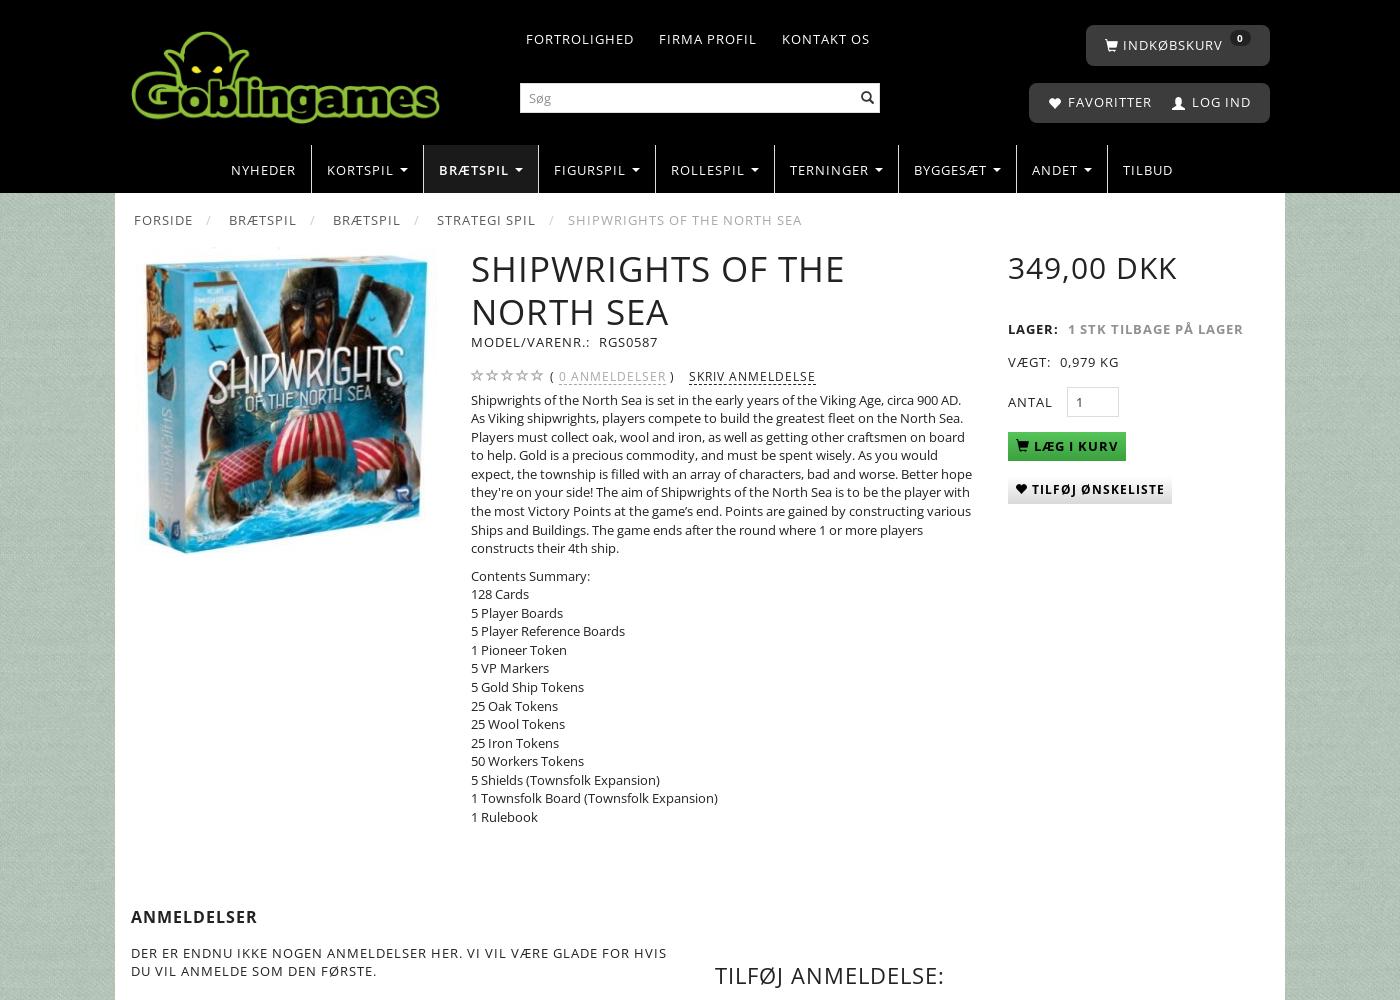  Describe the element at coordinates (163, 218) in the screenshot. I see `'Forside'` at that location.